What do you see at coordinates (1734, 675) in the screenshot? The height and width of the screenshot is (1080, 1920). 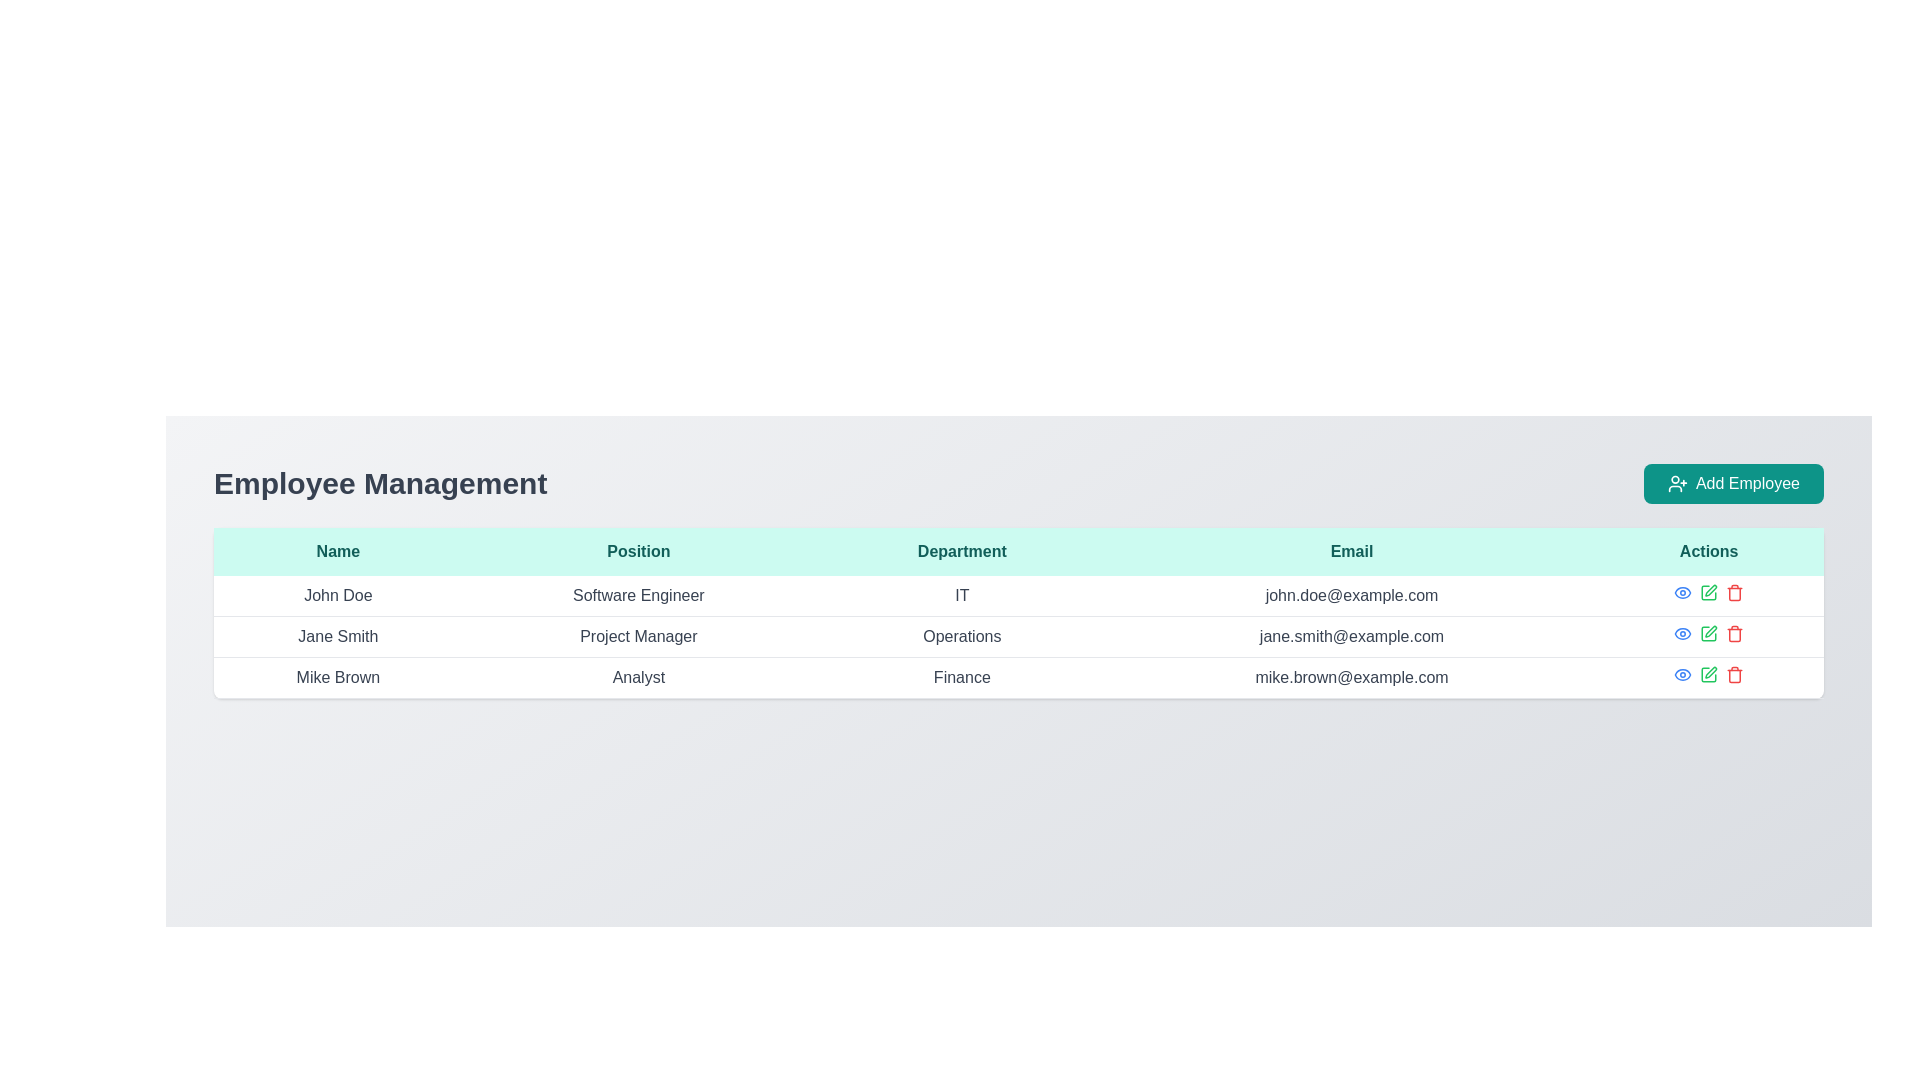 I see `the delete icon located at the last column of the table's row for Mike Brown` at bounding box center [1734, 675].